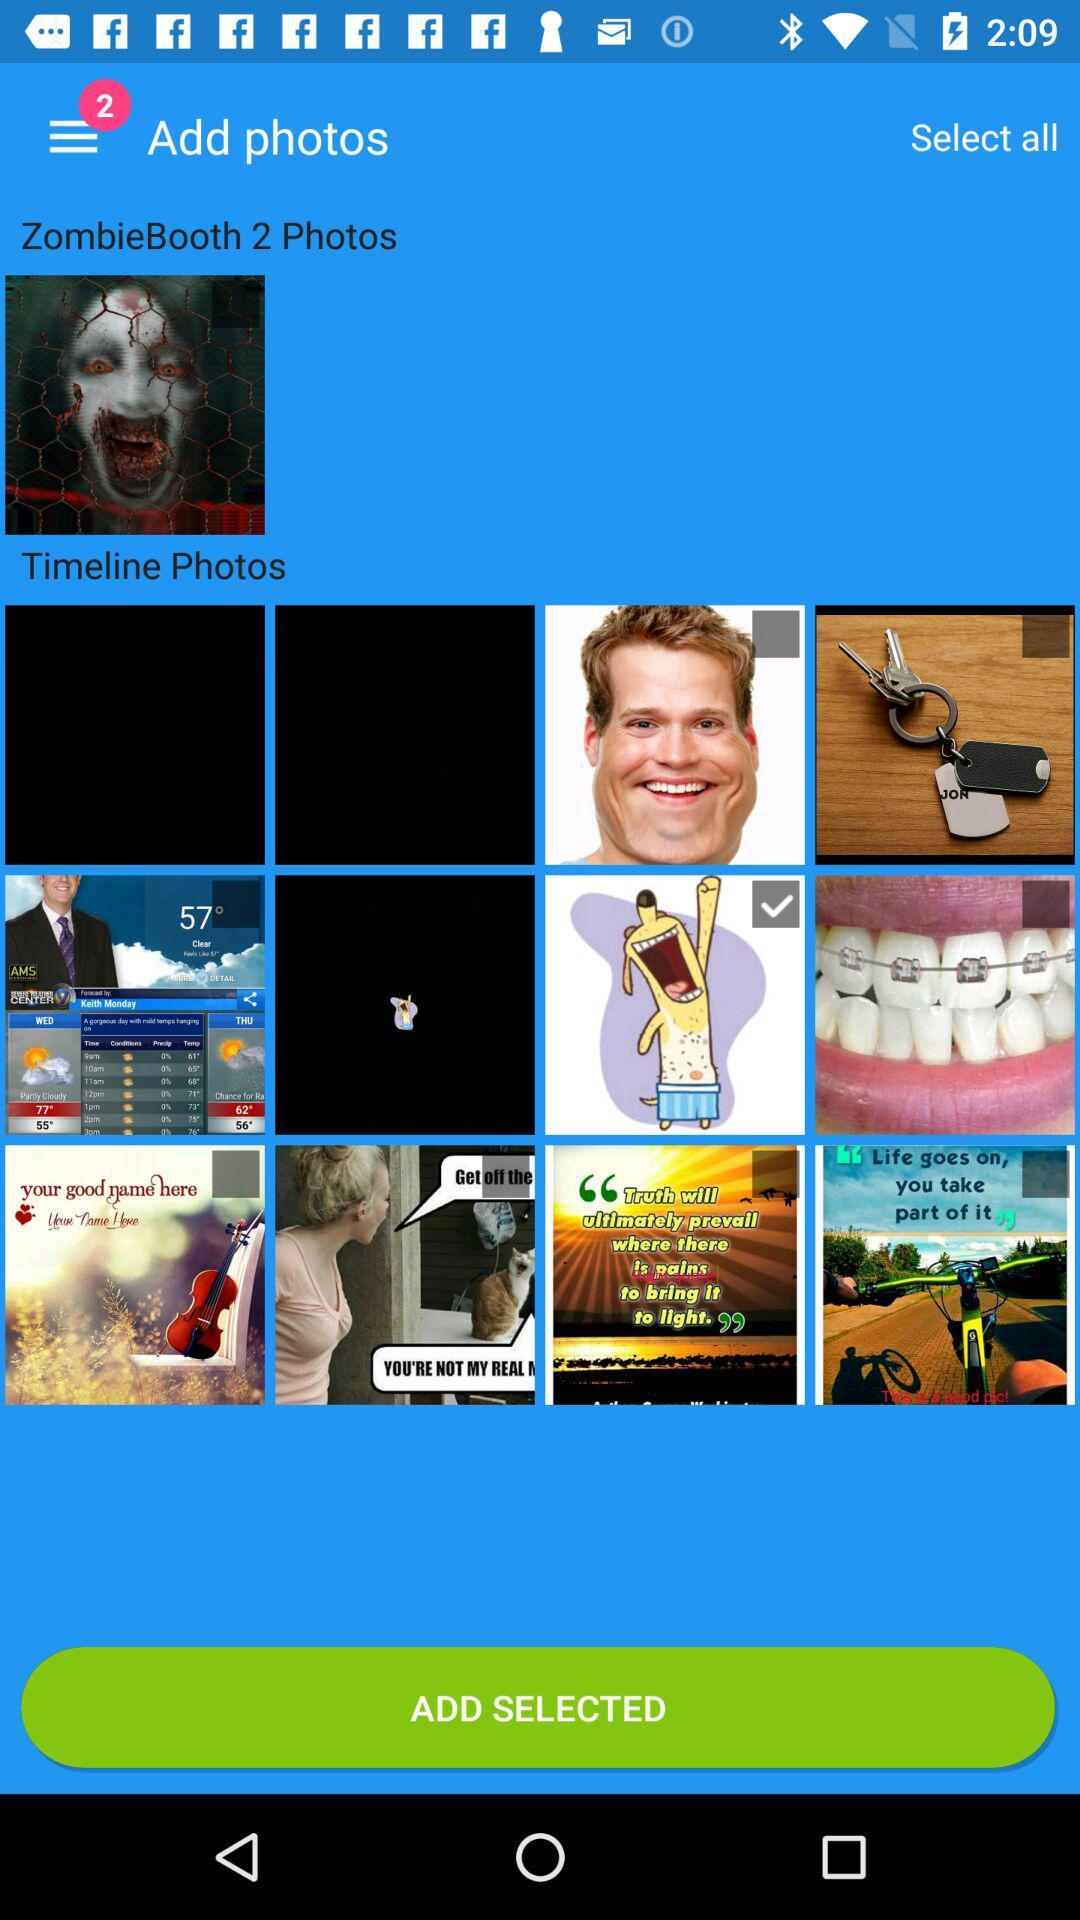 The width and height of the screenshot is (1080, 1920). What do you see at coordinates (774, 1174) in the screenshot?
I see `the check box of image which is at third row and third column` at bounding box center [774, 1174].